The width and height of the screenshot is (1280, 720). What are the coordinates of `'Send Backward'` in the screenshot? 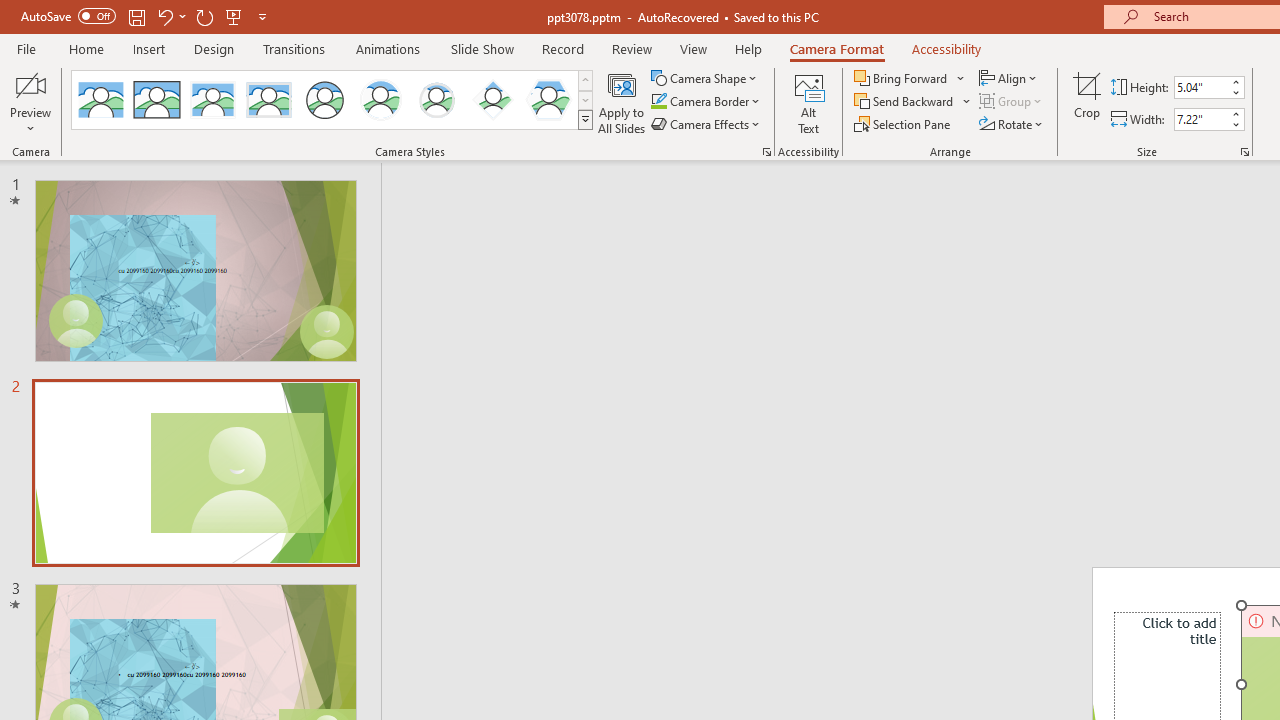 It's located at (912, 101).